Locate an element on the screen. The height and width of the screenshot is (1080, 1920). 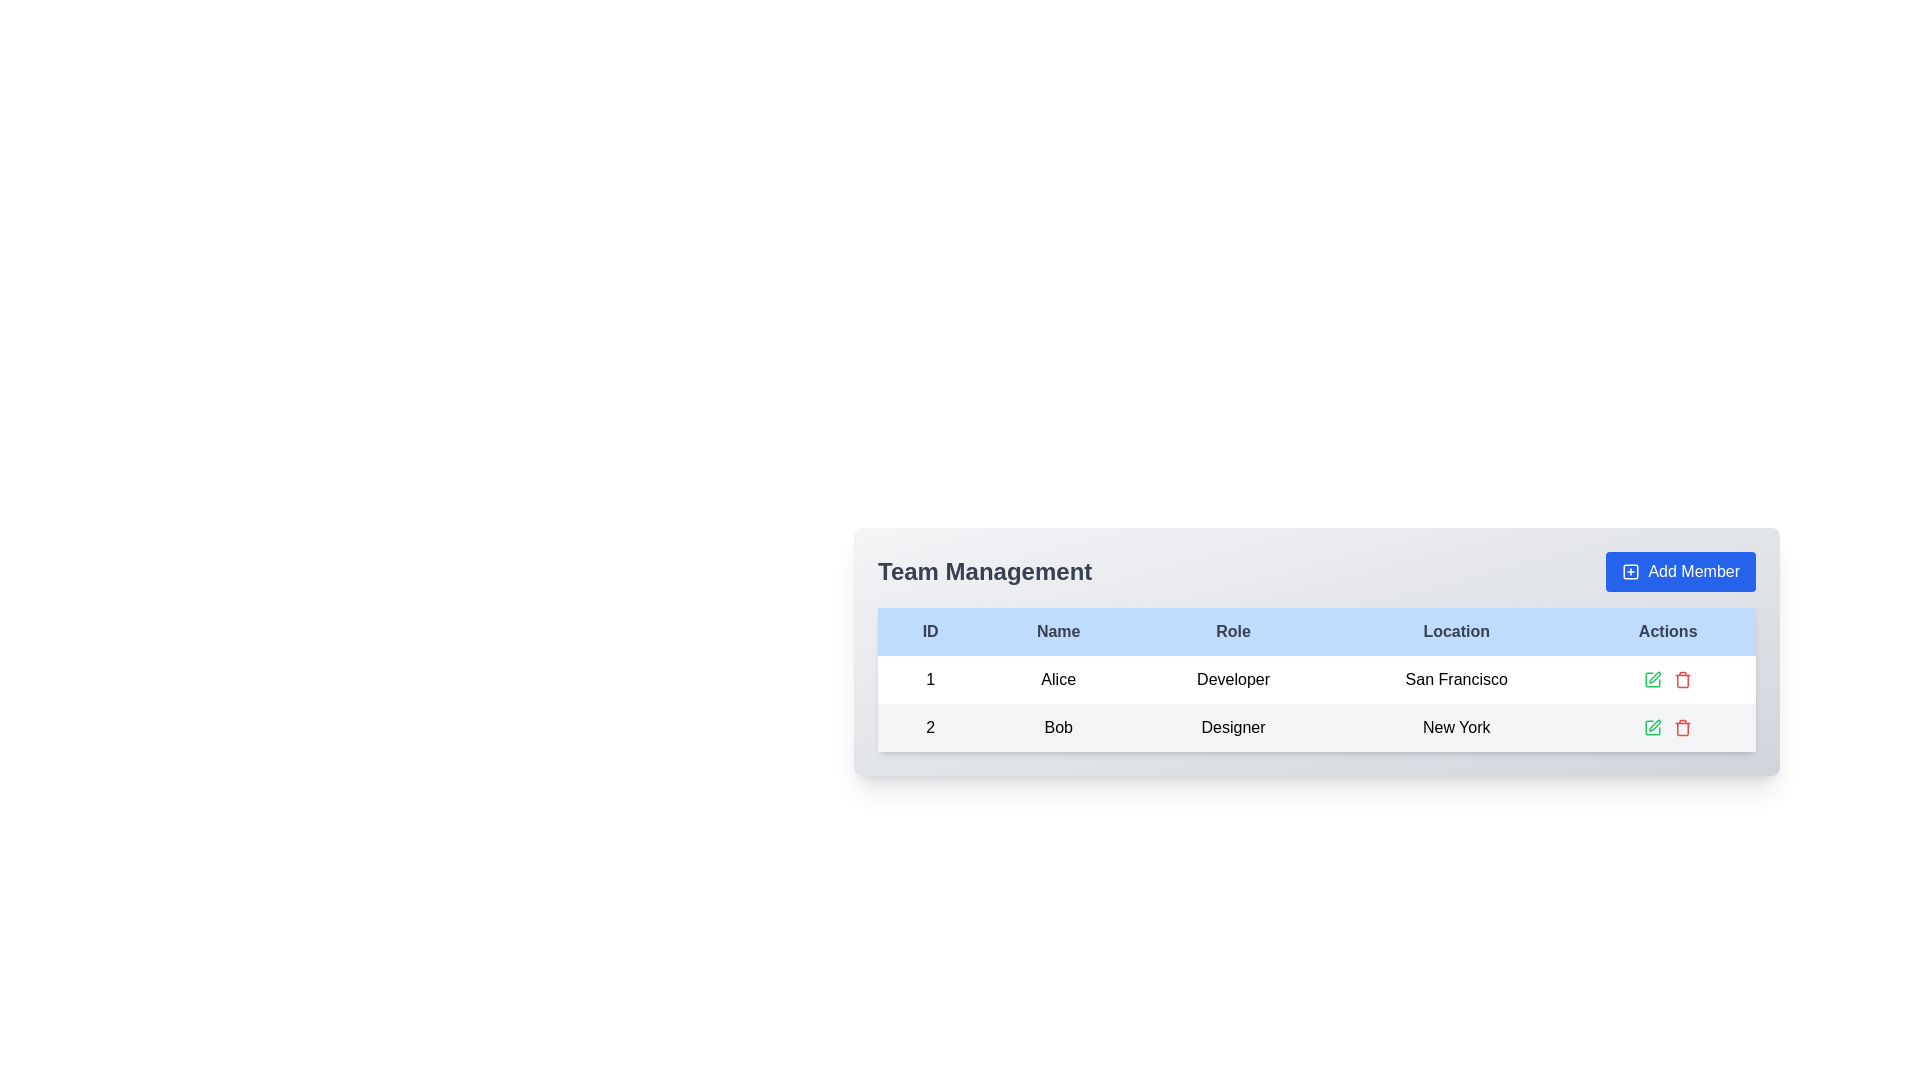
the static text label indicating the role of the listed individual in the table, located in the second row, third column under the 'Role' header, adjacent to 'Bob' on the left and 'New York' on the right is located at coordinates (1232, 728).